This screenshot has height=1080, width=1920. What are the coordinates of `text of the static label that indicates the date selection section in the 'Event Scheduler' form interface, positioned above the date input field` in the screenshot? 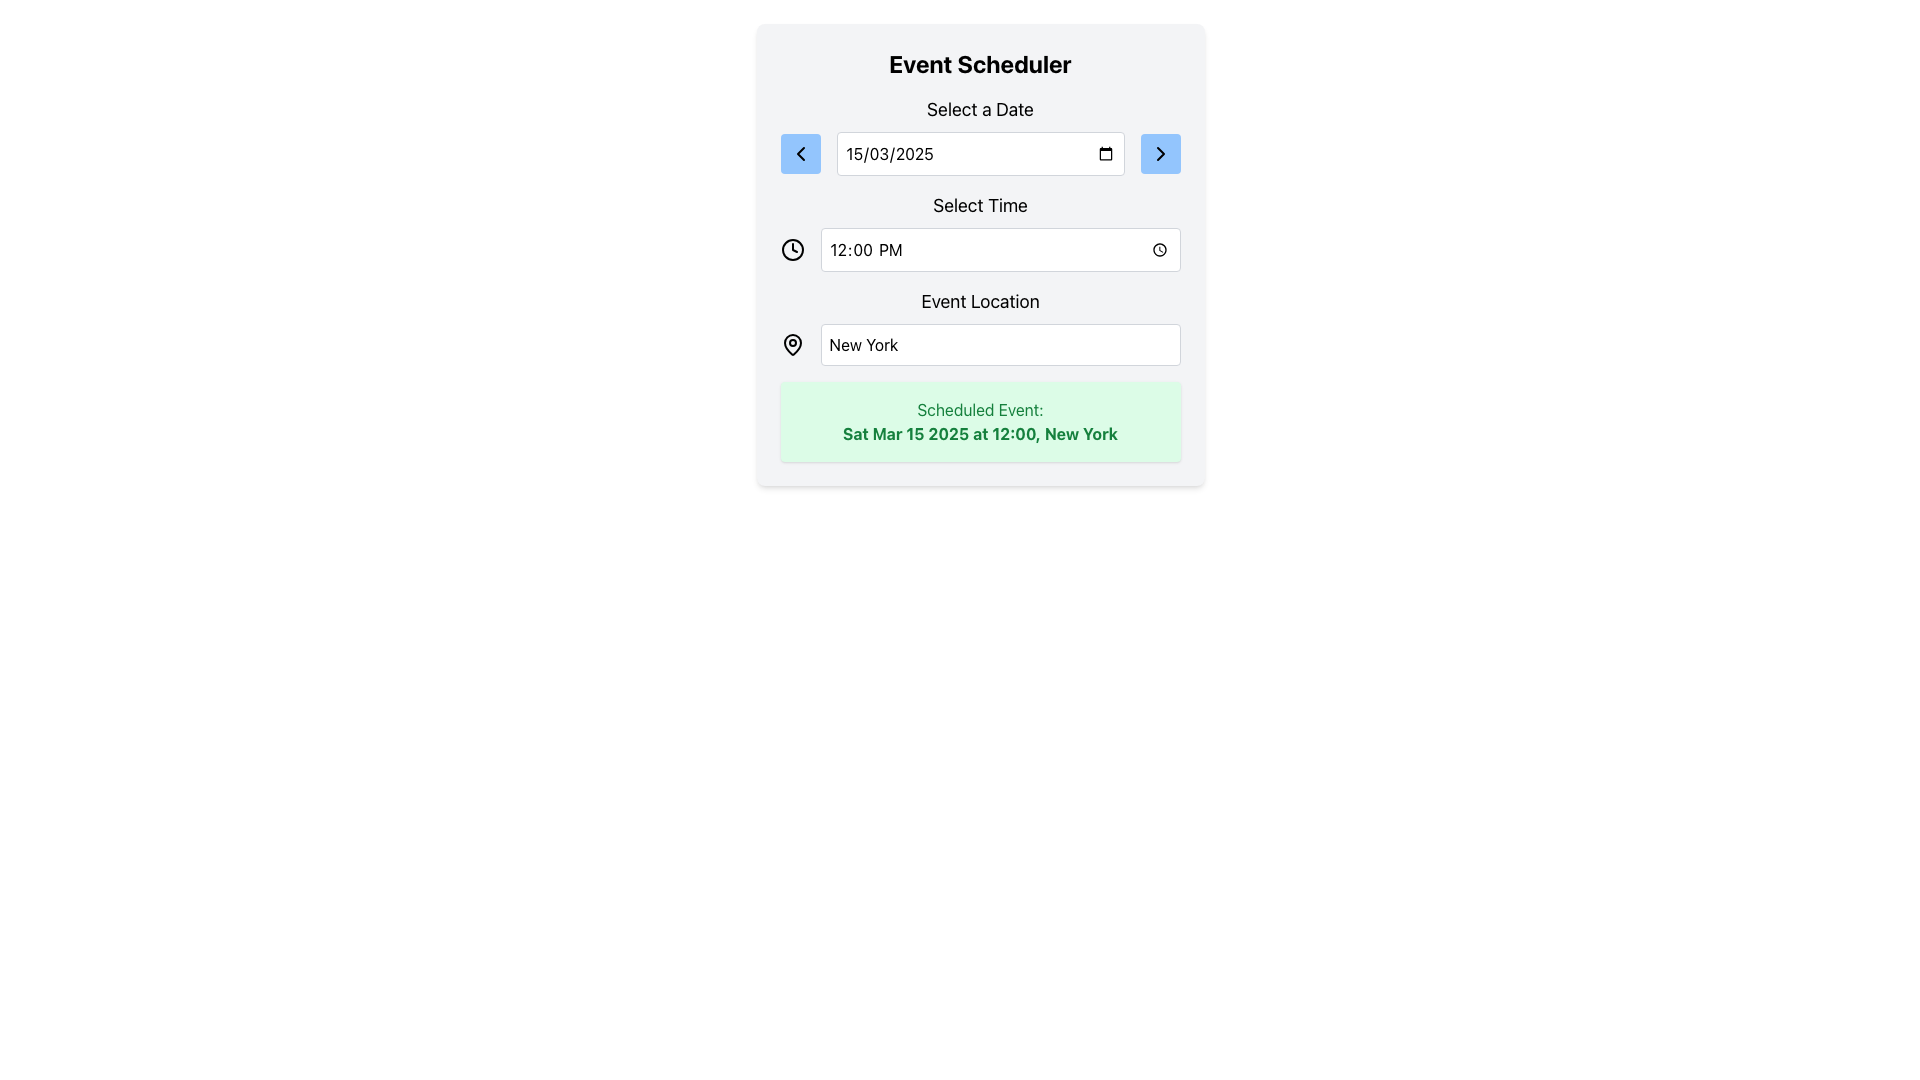 It's located at (980, 110).